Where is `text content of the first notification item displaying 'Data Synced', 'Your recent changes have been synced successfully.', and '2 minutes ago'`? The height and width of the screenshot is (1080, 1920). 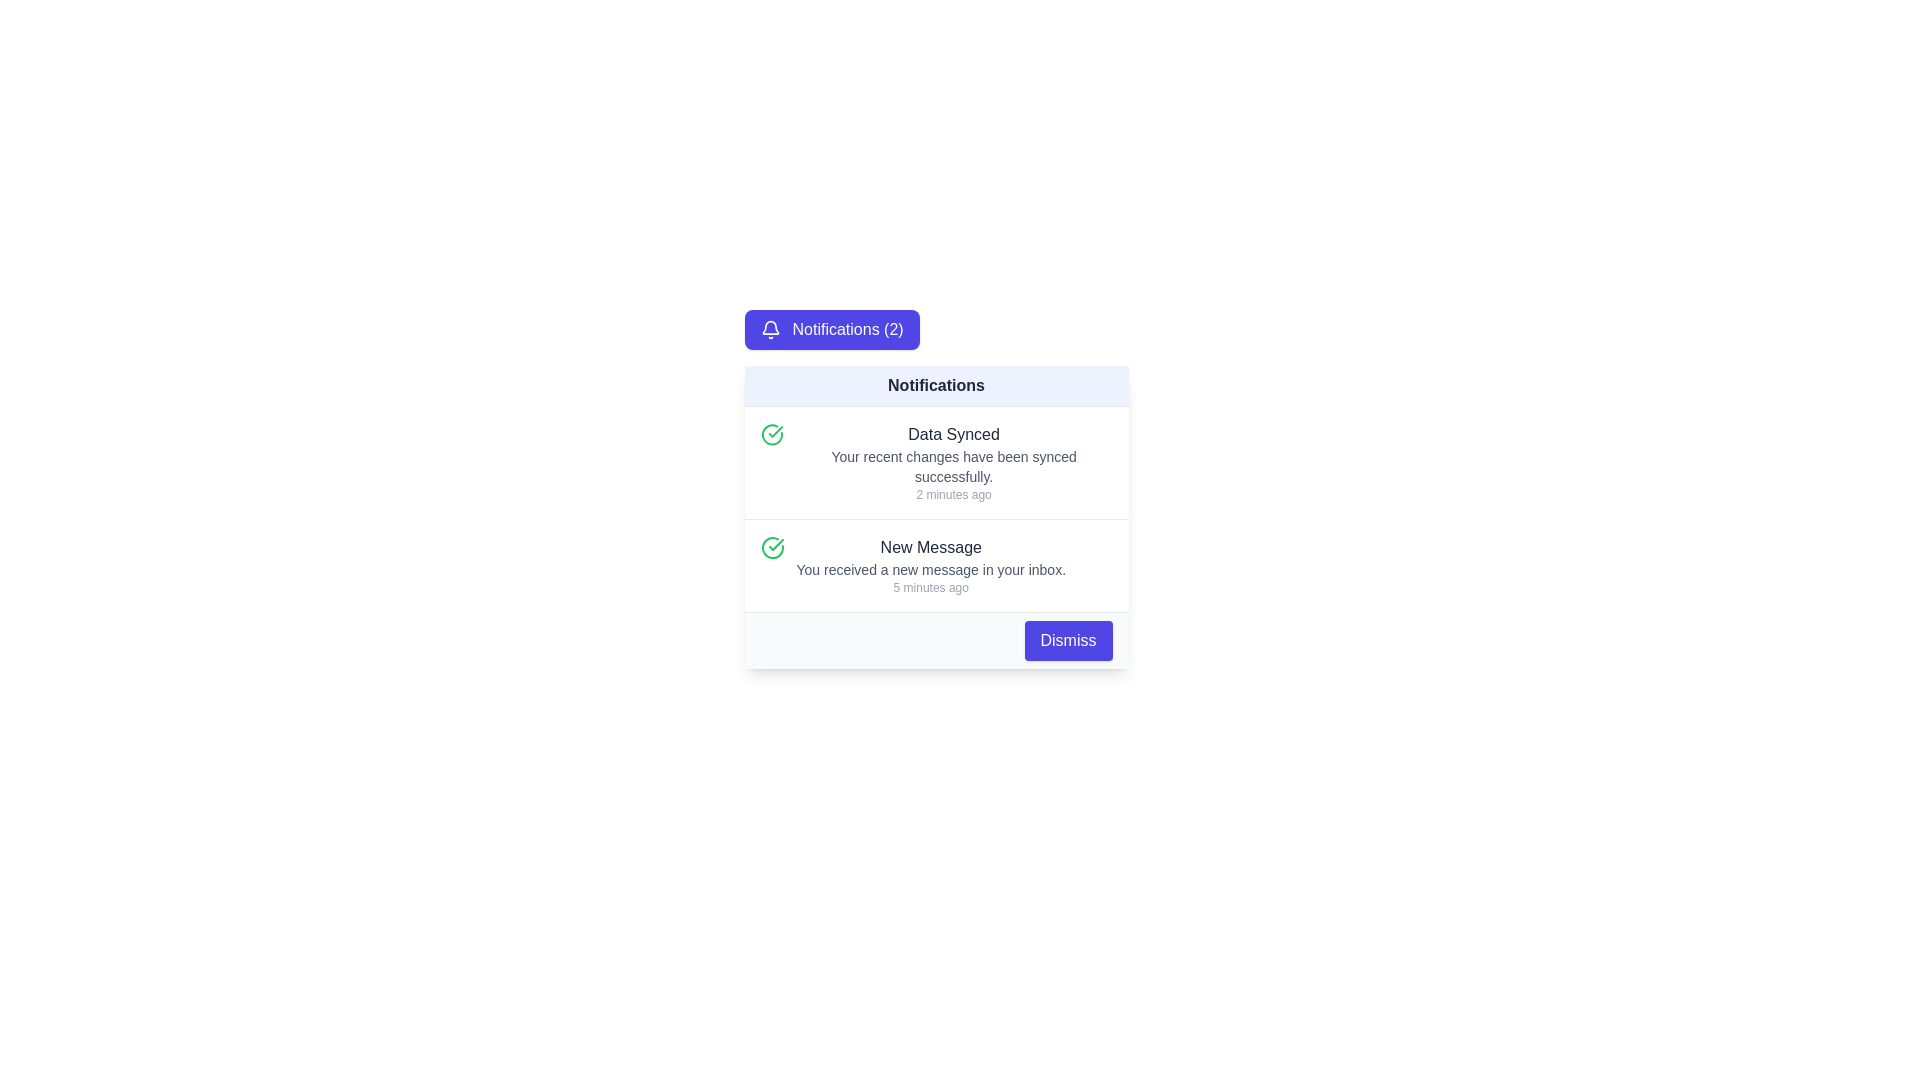
text content of the first notification item displaying 'Data Synced', 'Your recent changes have been synced successfully.', and '2 minutes ago' is located at coordinates (953, 462).